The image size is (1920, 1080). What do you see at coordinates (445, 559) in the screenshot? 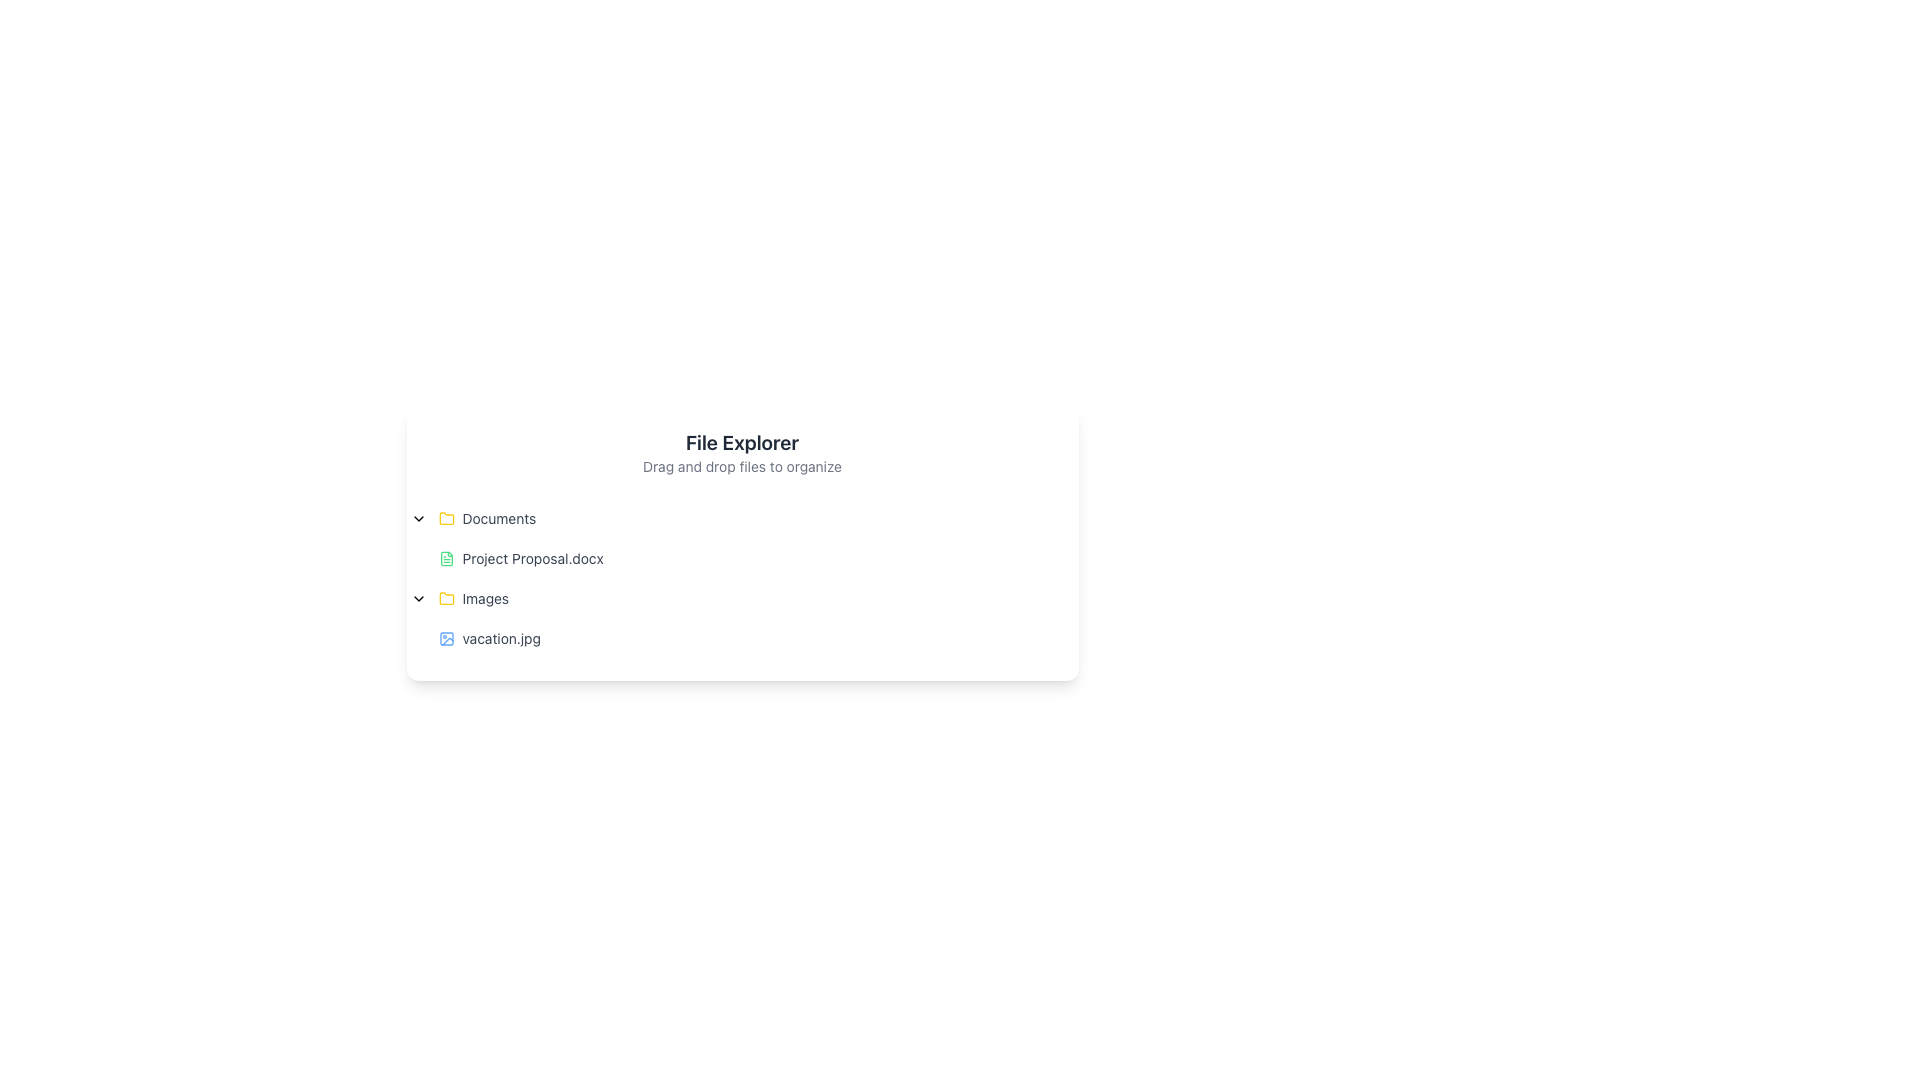
I see `the small green file document icon located next to the file name 'Project Proposal.docx' in the file explorer interface` at bounding box center [445, 559].